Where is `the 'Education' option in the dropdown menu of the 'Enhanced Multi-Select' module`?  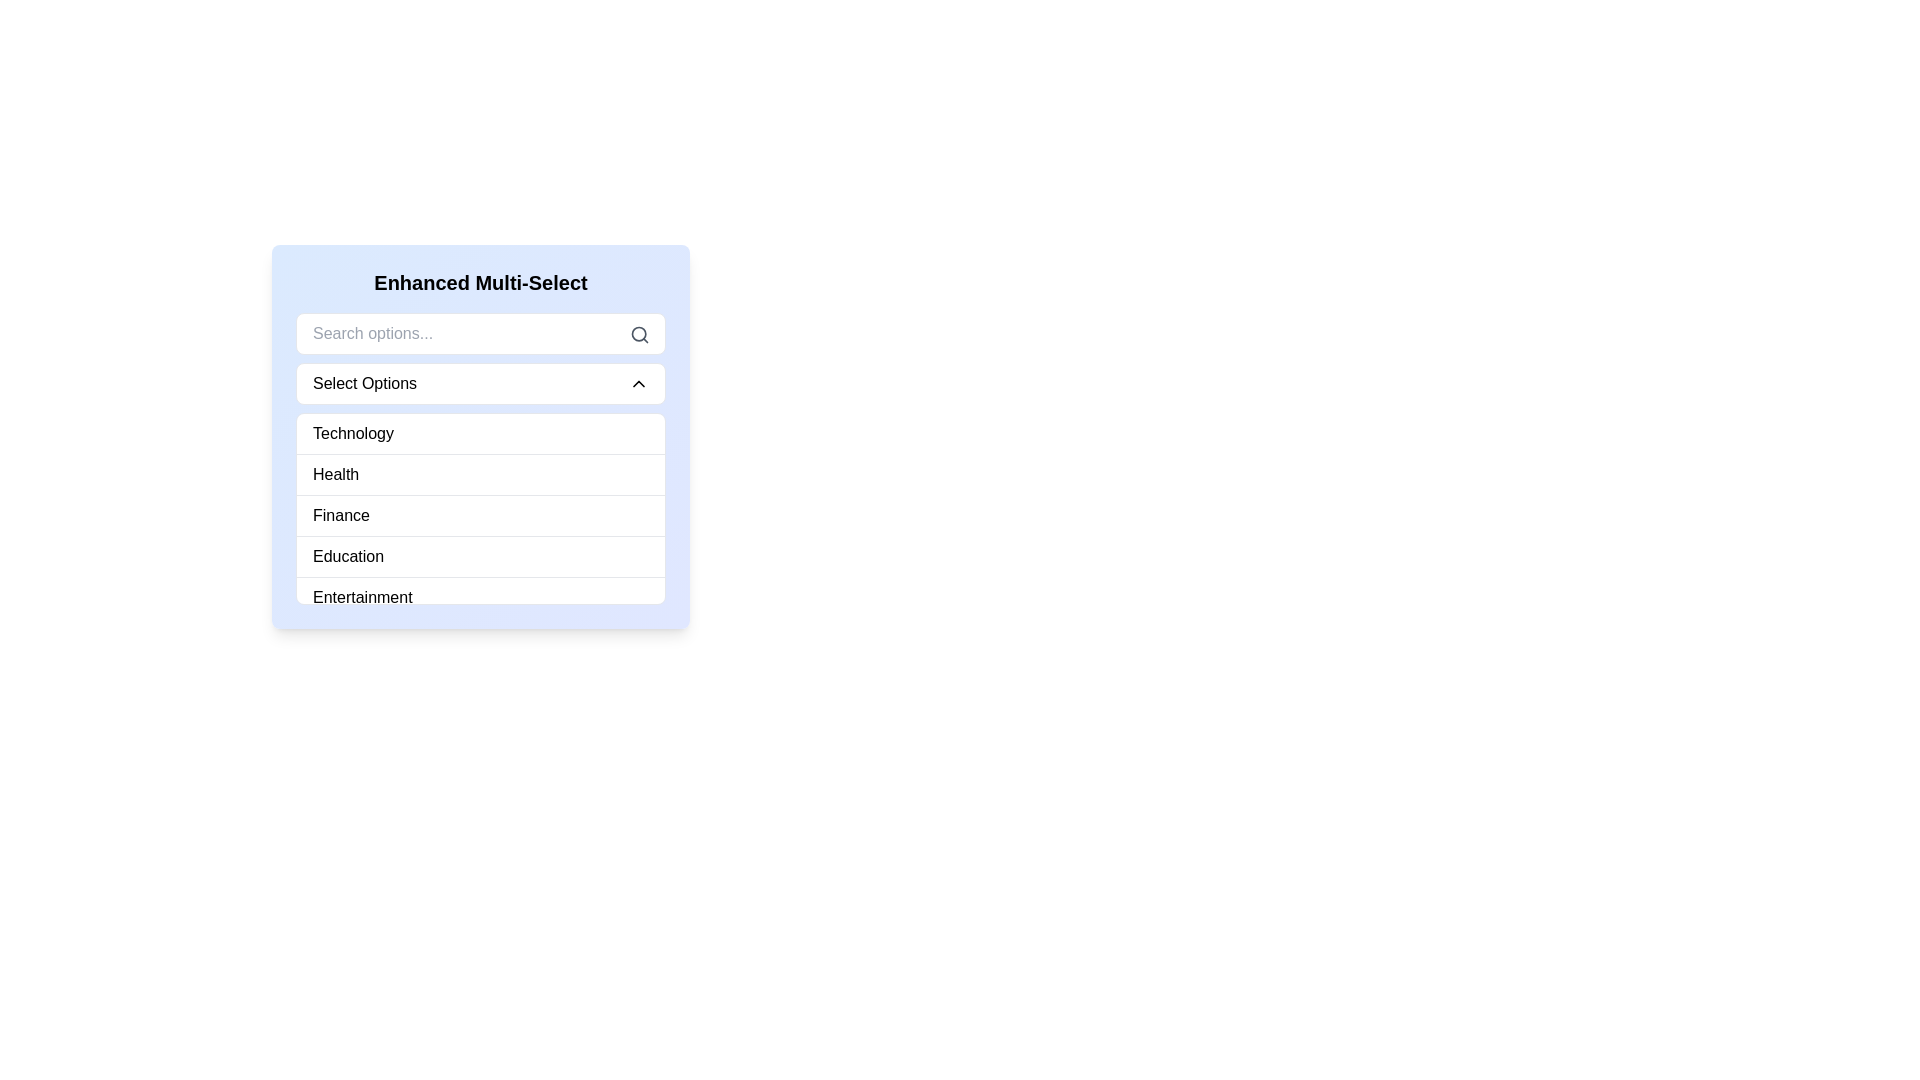
the 'Education' option in the dropdown menu of the 'Enhanced Multi-Select' module is located at coordinates (348, 556).